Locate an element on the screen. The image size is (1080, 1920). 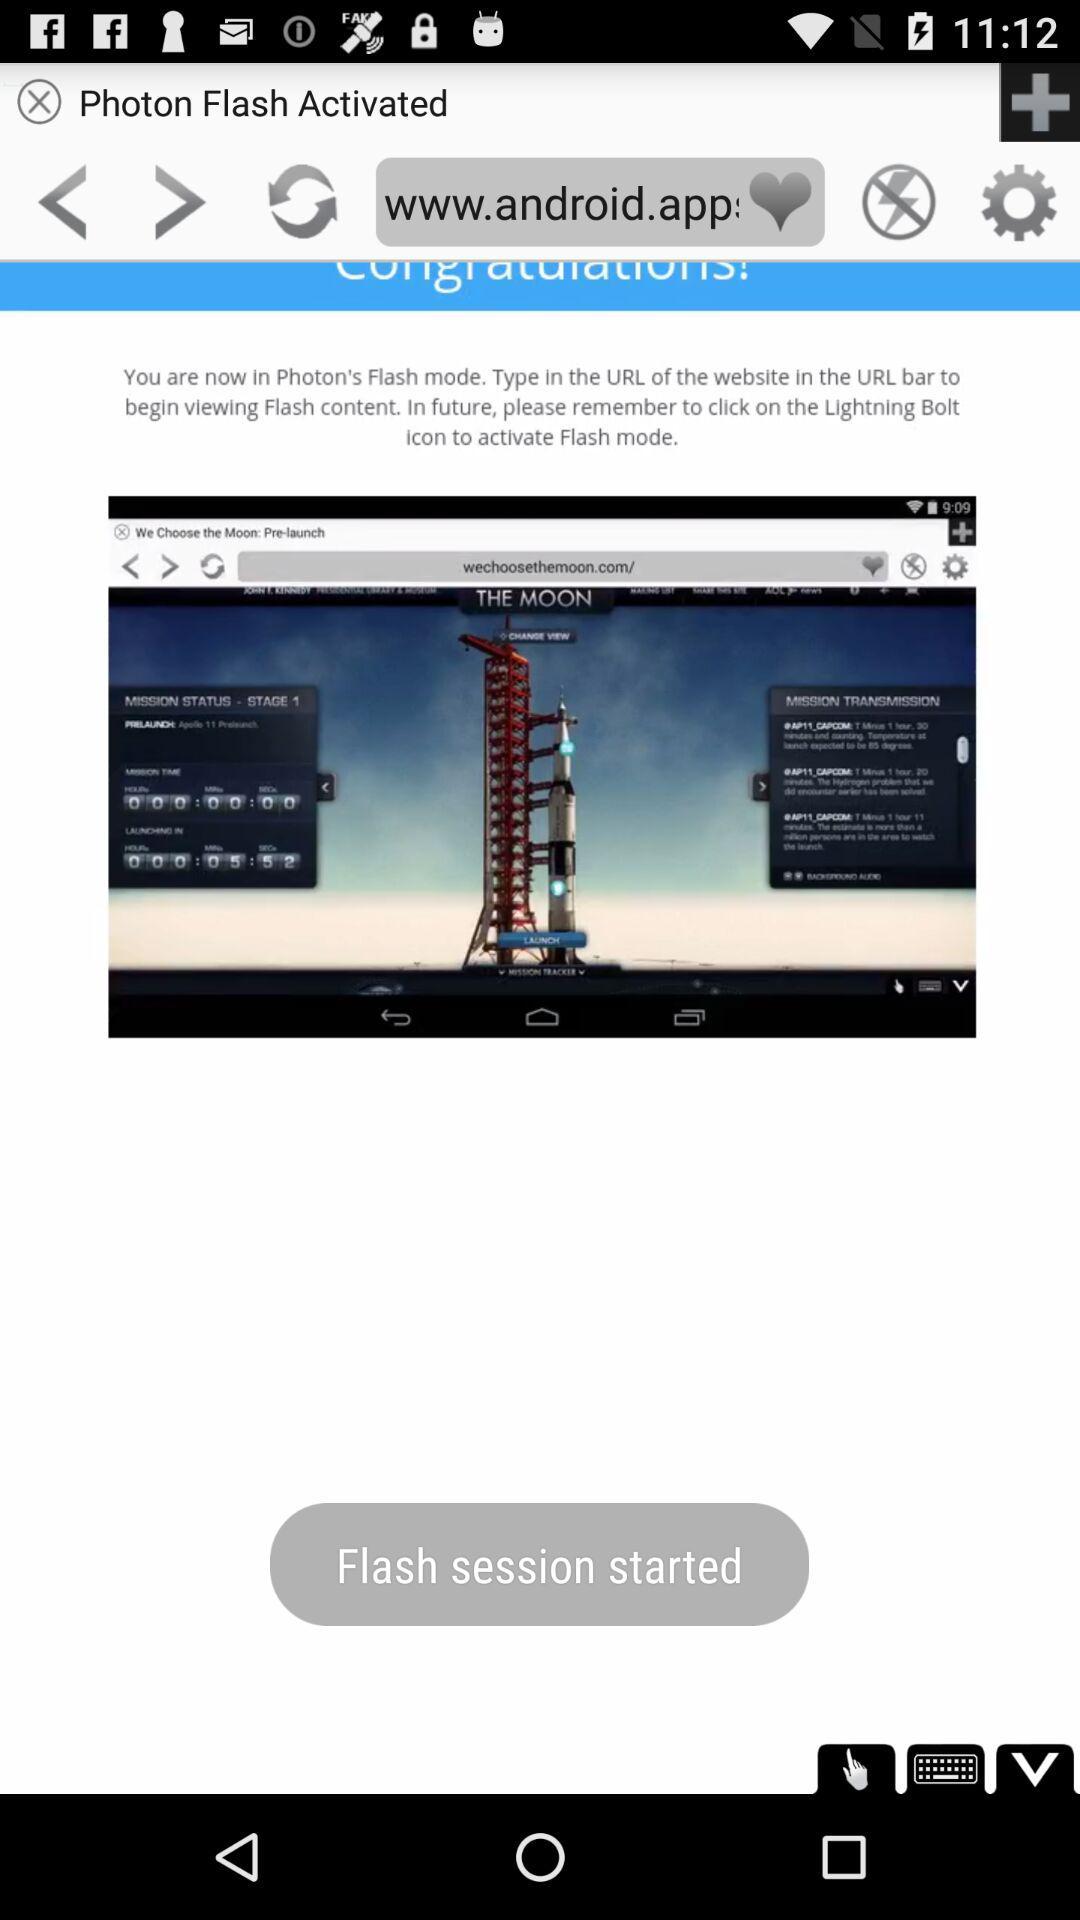
the flash icon is located at coordinates (897, 216).